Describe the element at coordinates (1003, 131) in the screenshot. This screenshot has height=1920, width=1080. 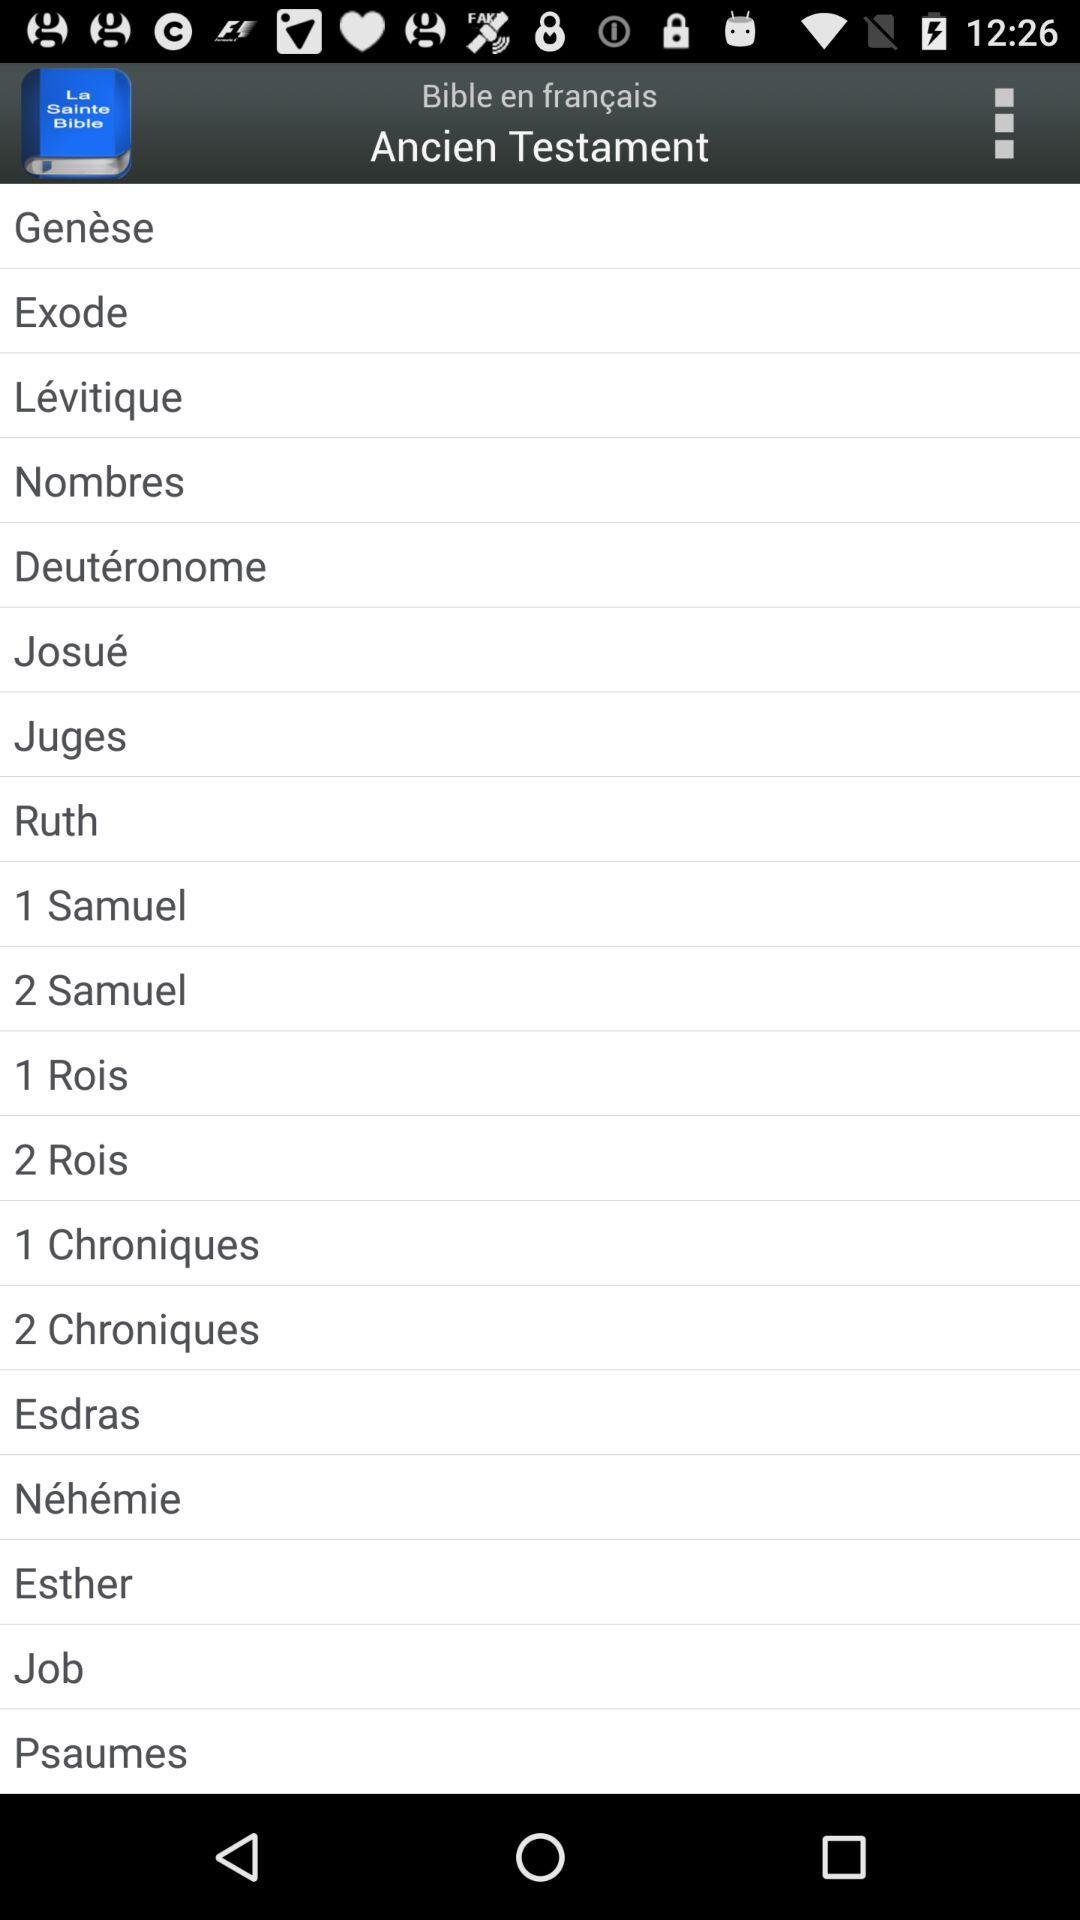
I see `the more icon` at that location.